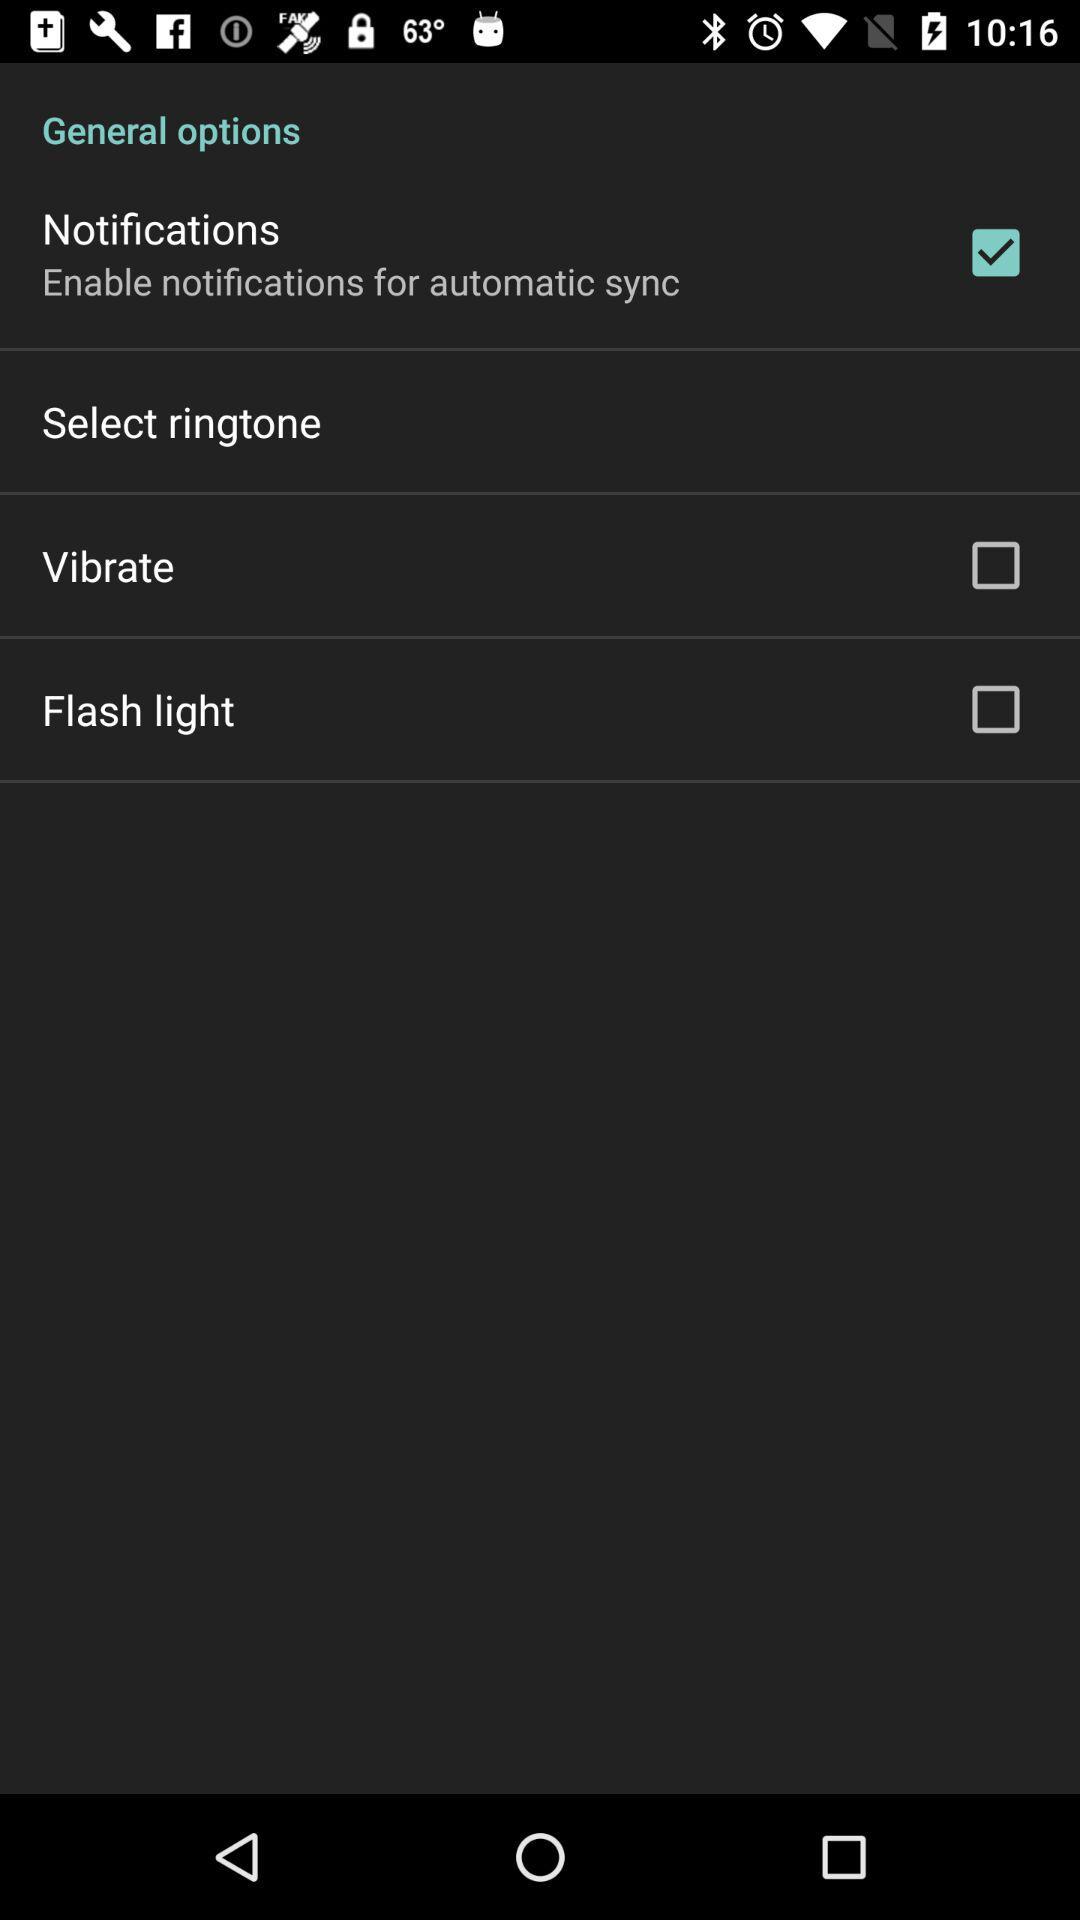 The image size is (1080, 1920). What do you see at coordinates (181, 420) in the screenshot?
I see `the item above the vibrate icon` at bounding box center [181, 420].